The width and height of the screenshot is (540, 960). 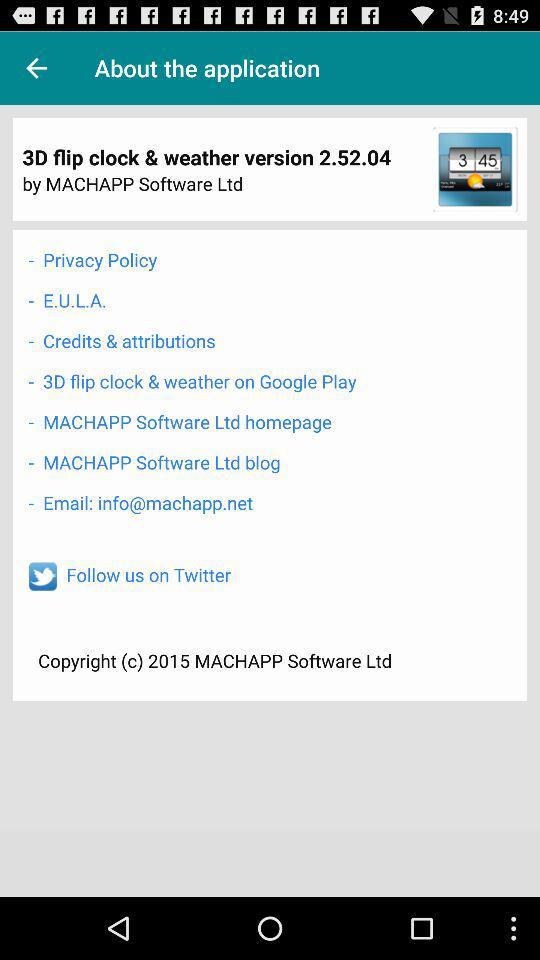 I want to click on the icon above copyright c 2015 item, so click(x=147, y=574).